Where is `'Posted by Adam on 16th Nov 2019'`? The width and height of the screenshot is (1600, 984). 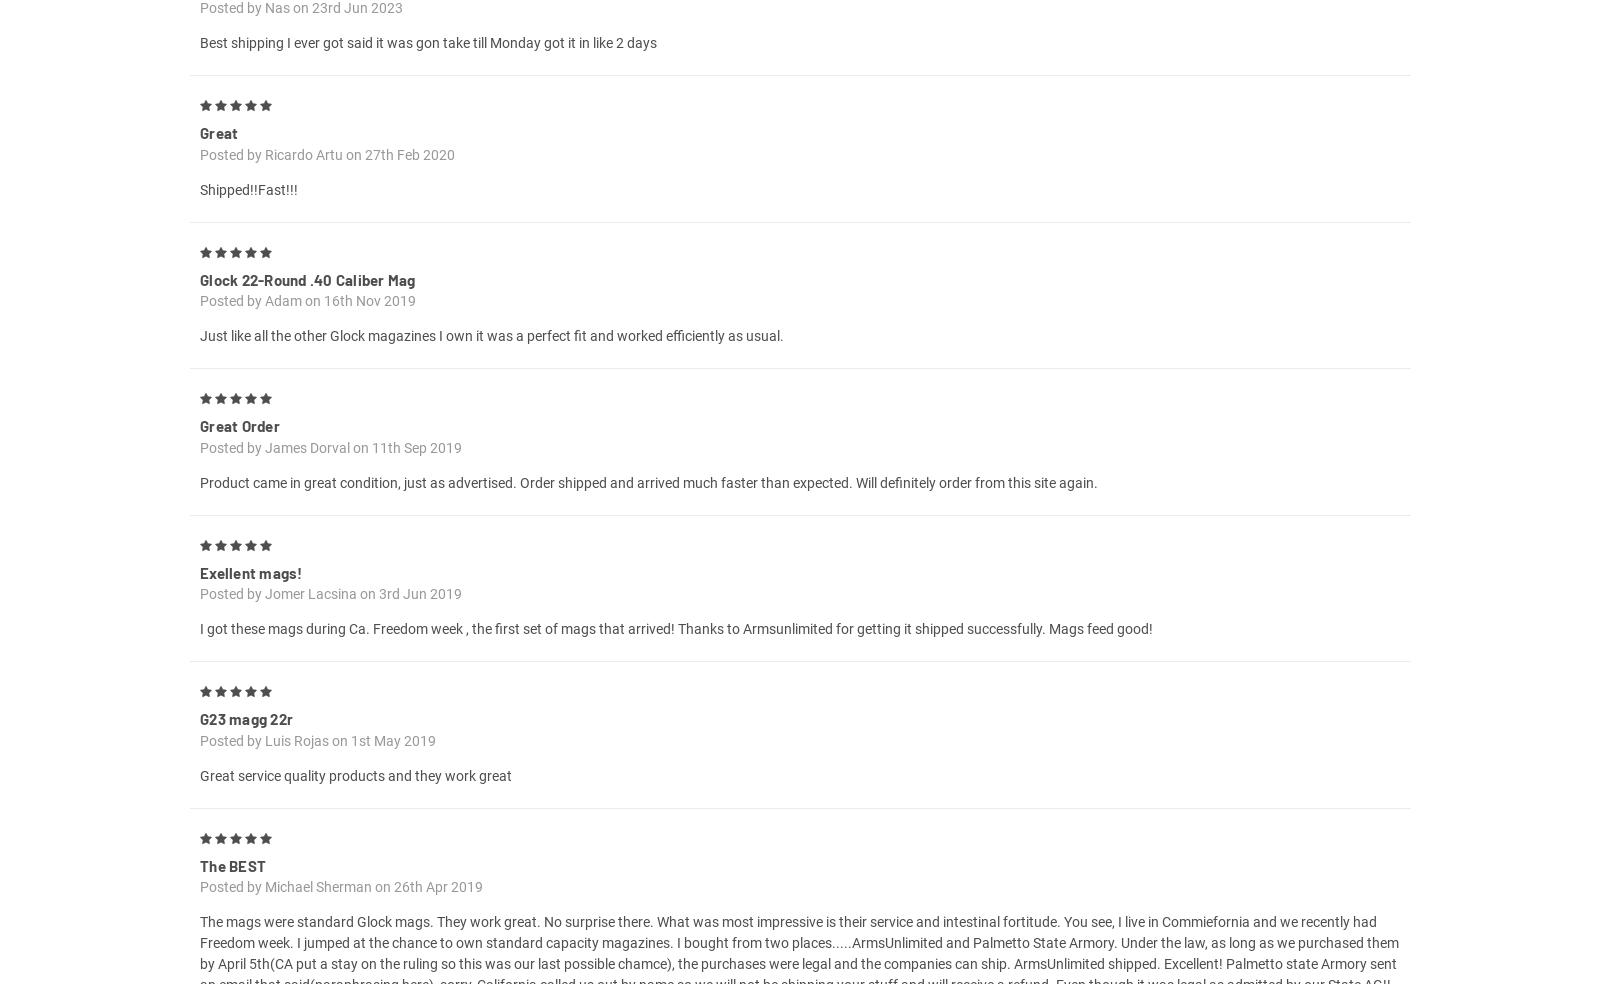
'Posted by Adam on 16th Nov 2019' is located at coordinates (308, 323).